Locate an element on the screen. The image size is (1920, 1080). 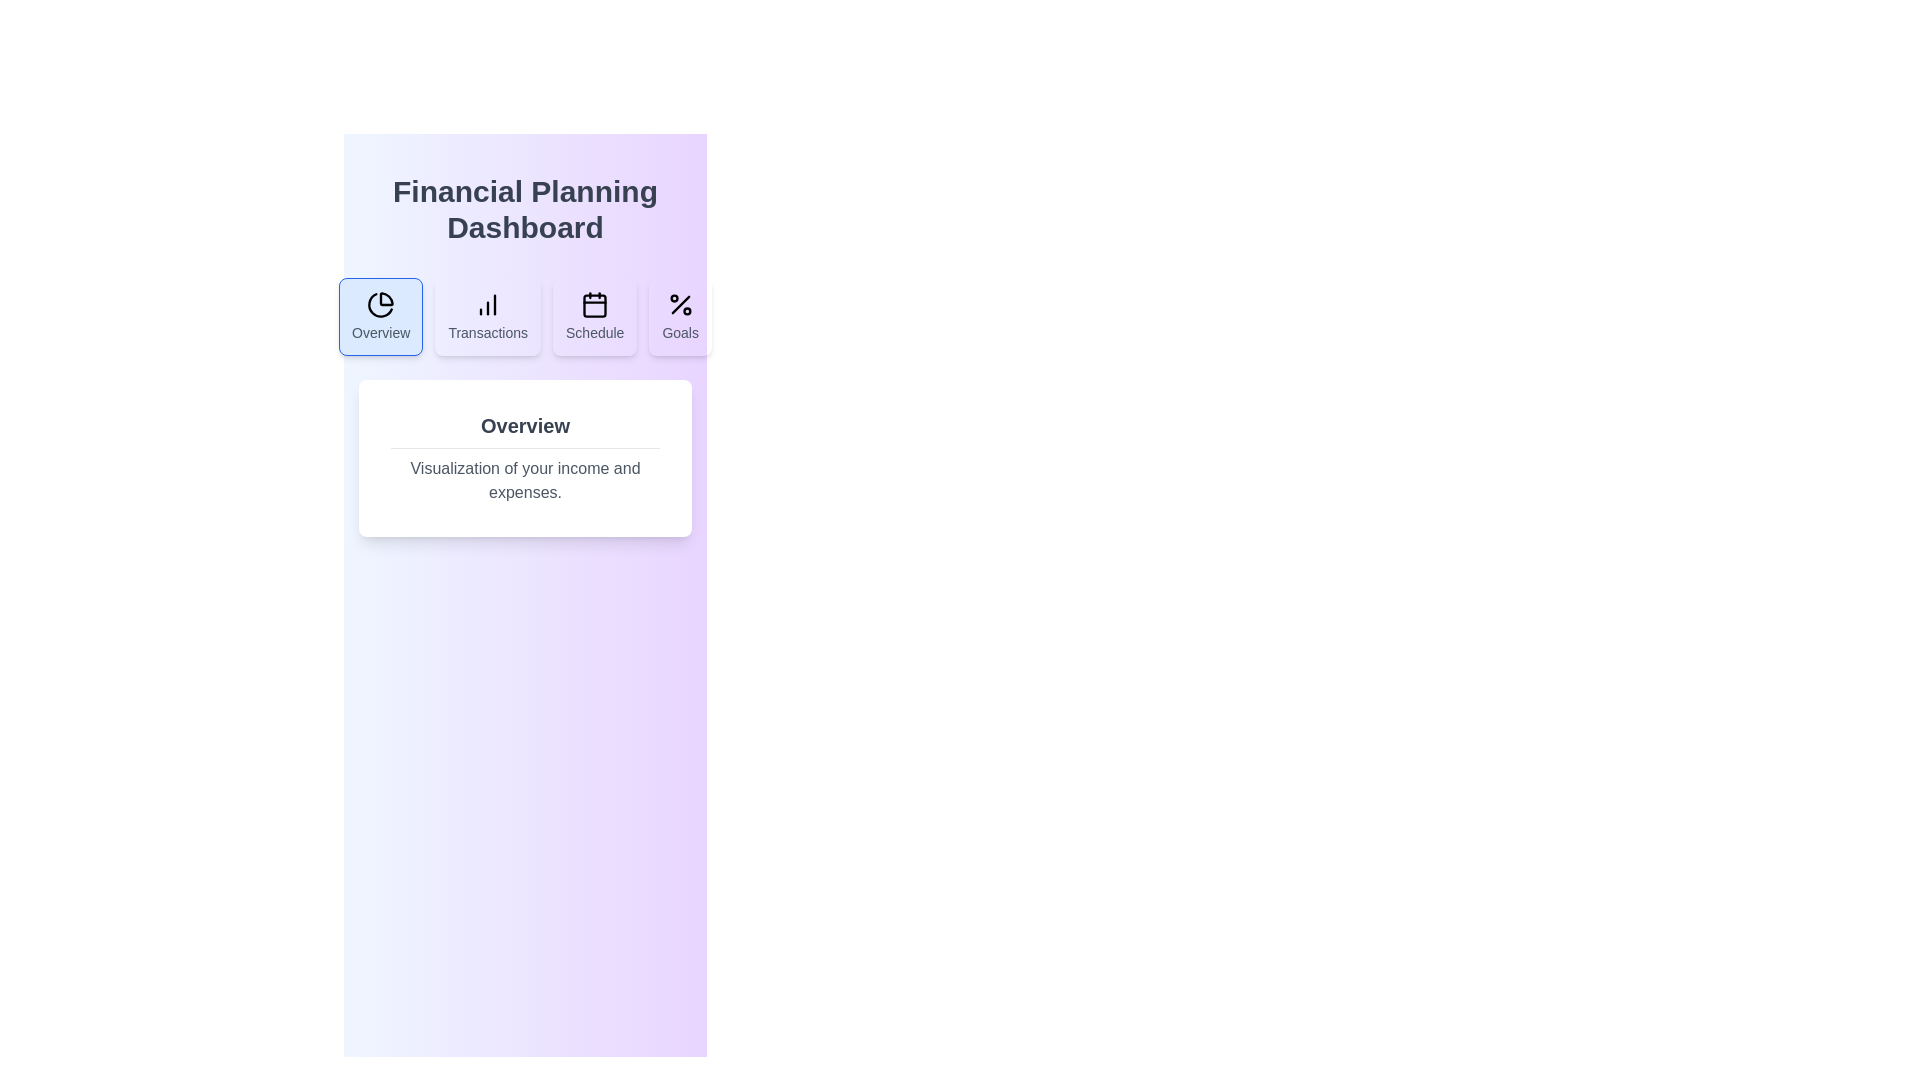
the Static Text Header that indicates the title or topic of the content below, located at the top of a content card within a larger white rectangular box is located at coordinates (525, 429).